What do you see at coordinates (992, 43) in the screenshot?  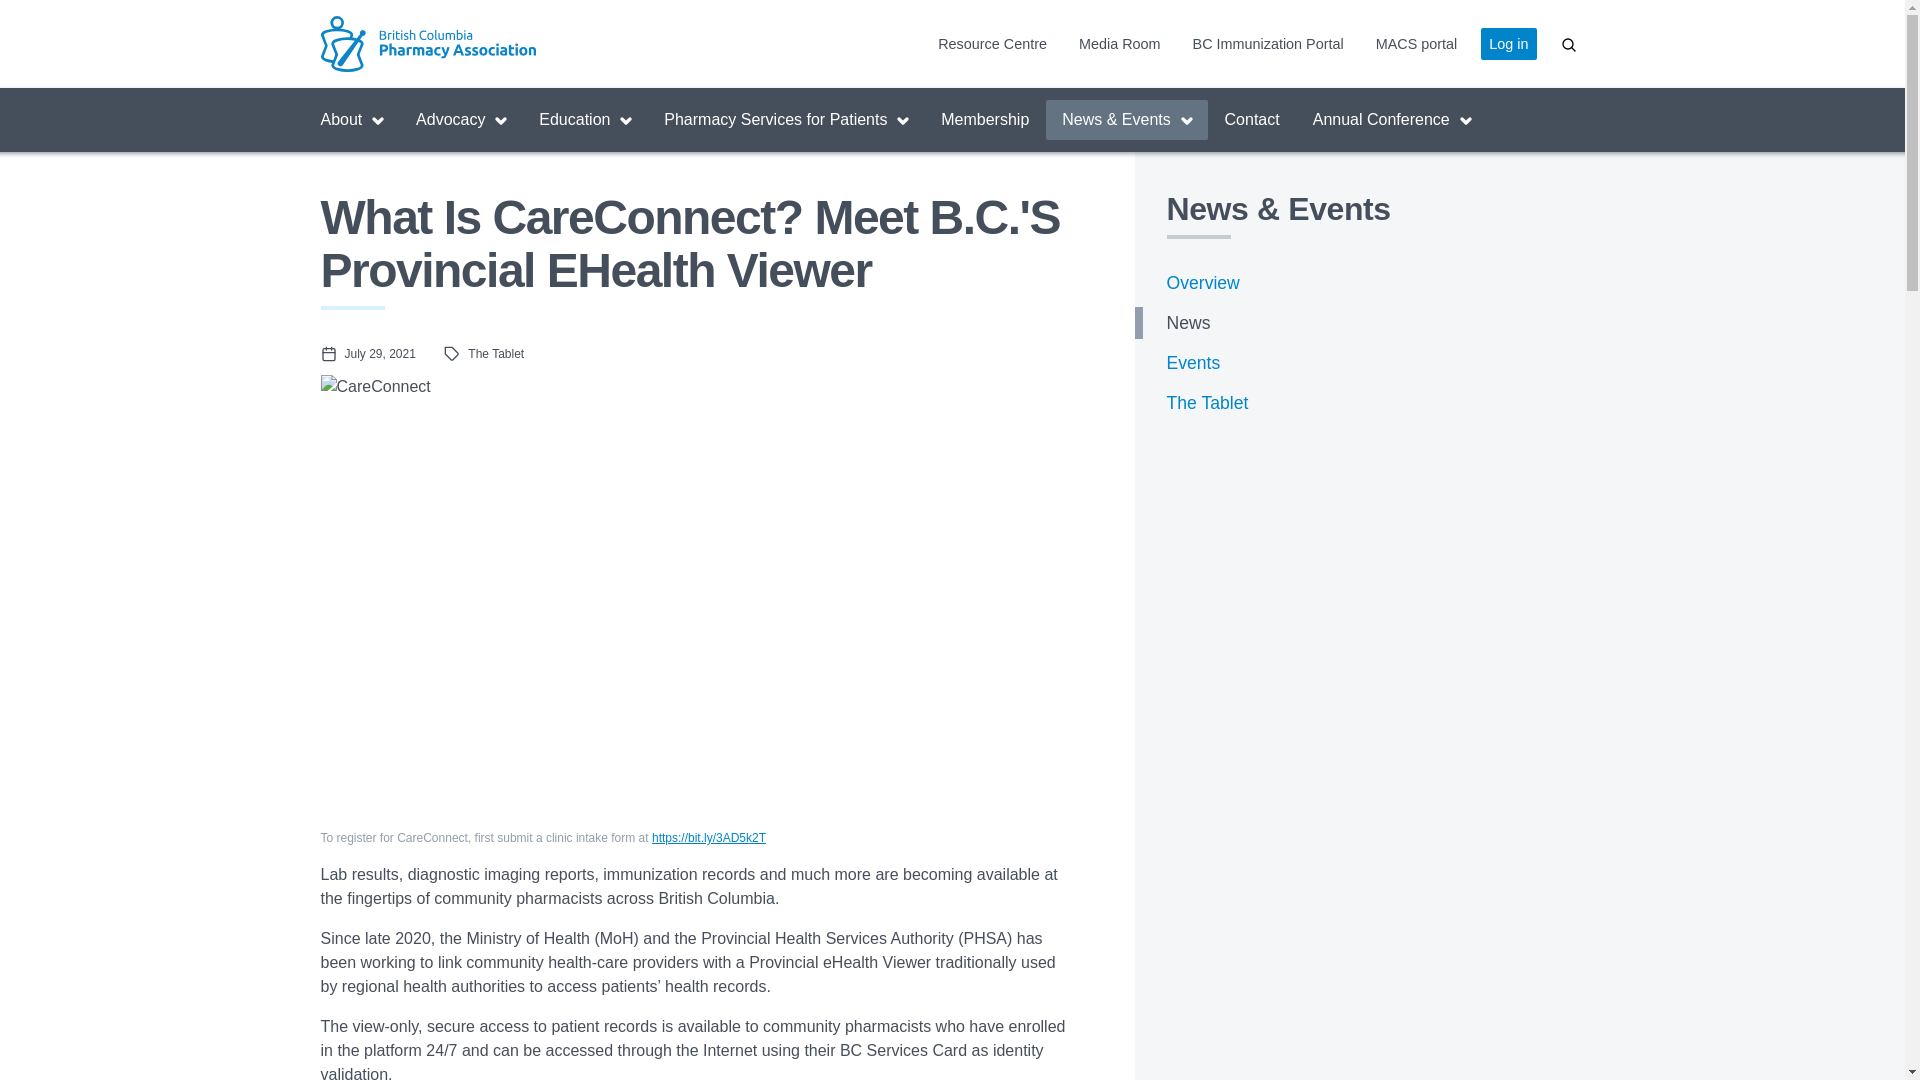 I see `'Resource Centre'` at bounding box center [992, 43].